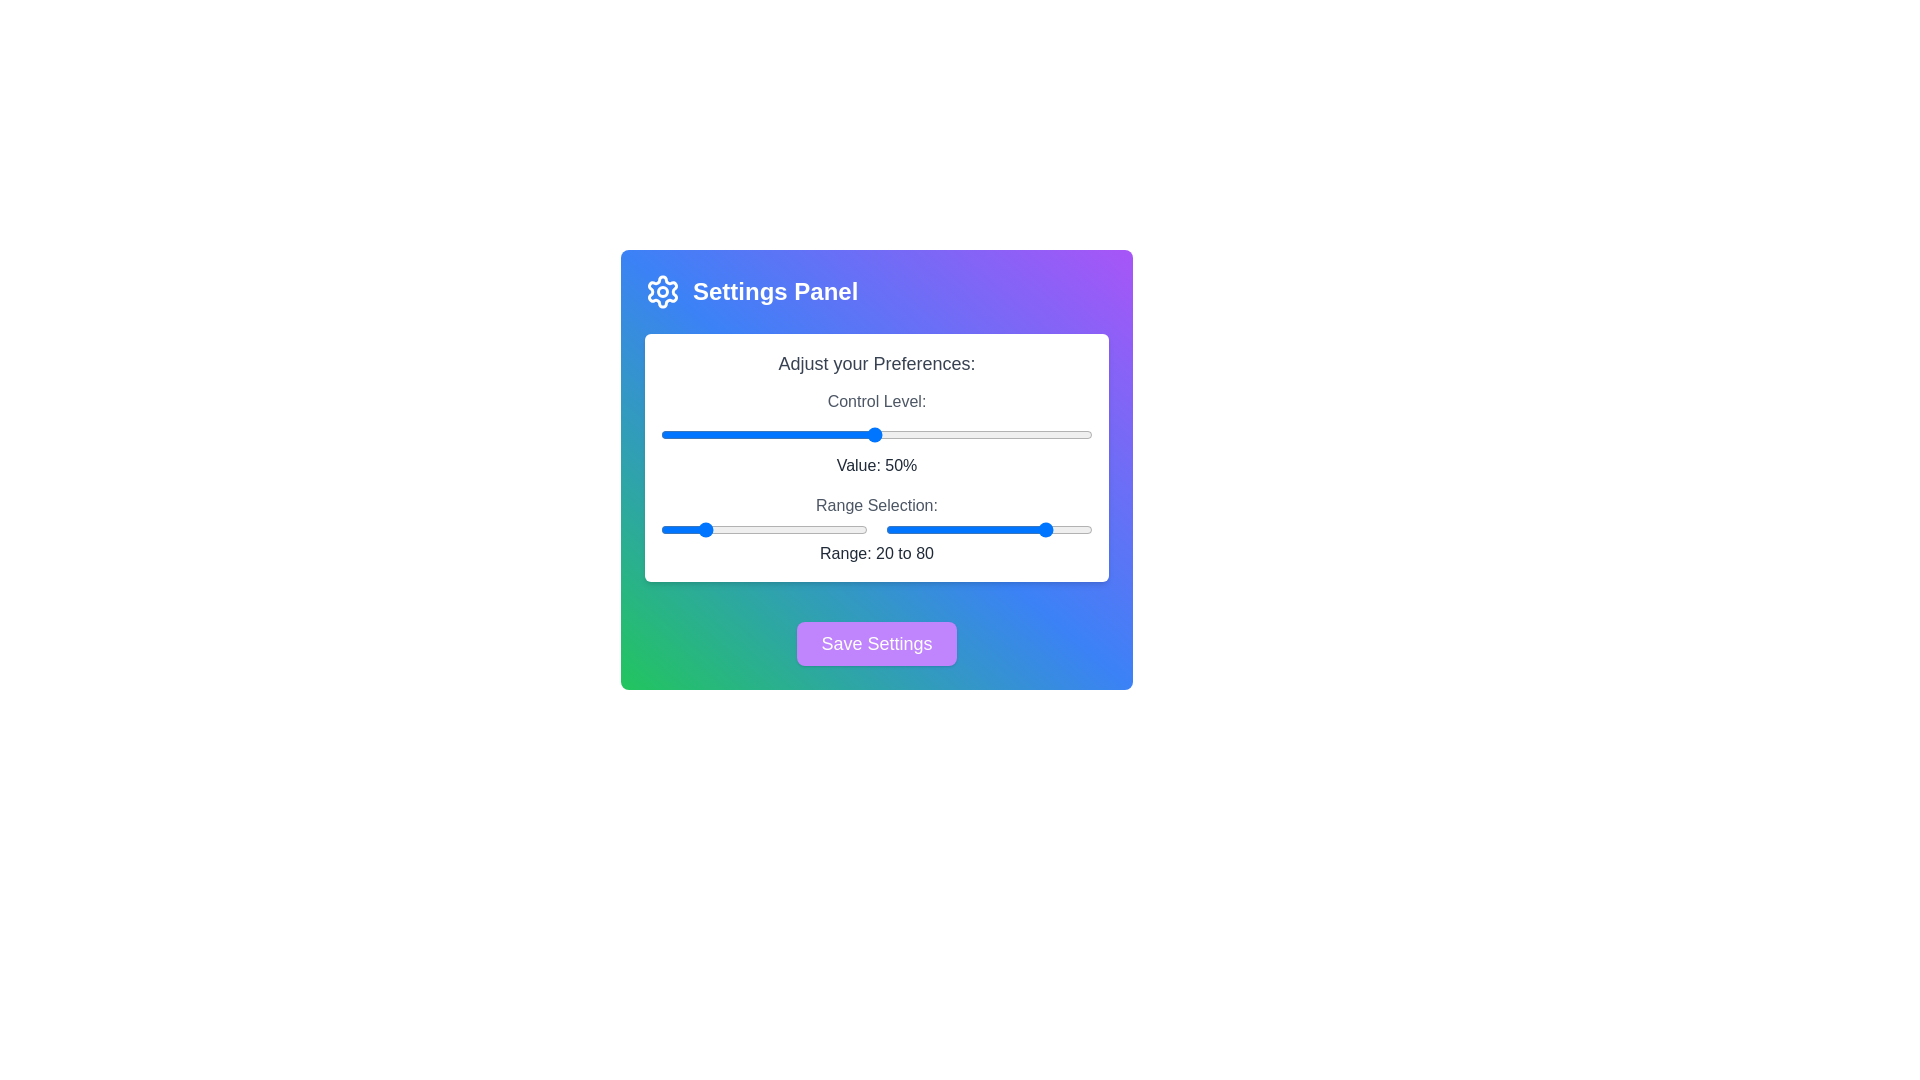  What do you see at coordinates (774, 292) in the screenshot?
I see `the 'Settings Panel' text label, which is prominently styled with a large bold font on a blue-to-green gradient background, located beneath the header area and to the right of a gear icon` at bounding box center [774, 292].